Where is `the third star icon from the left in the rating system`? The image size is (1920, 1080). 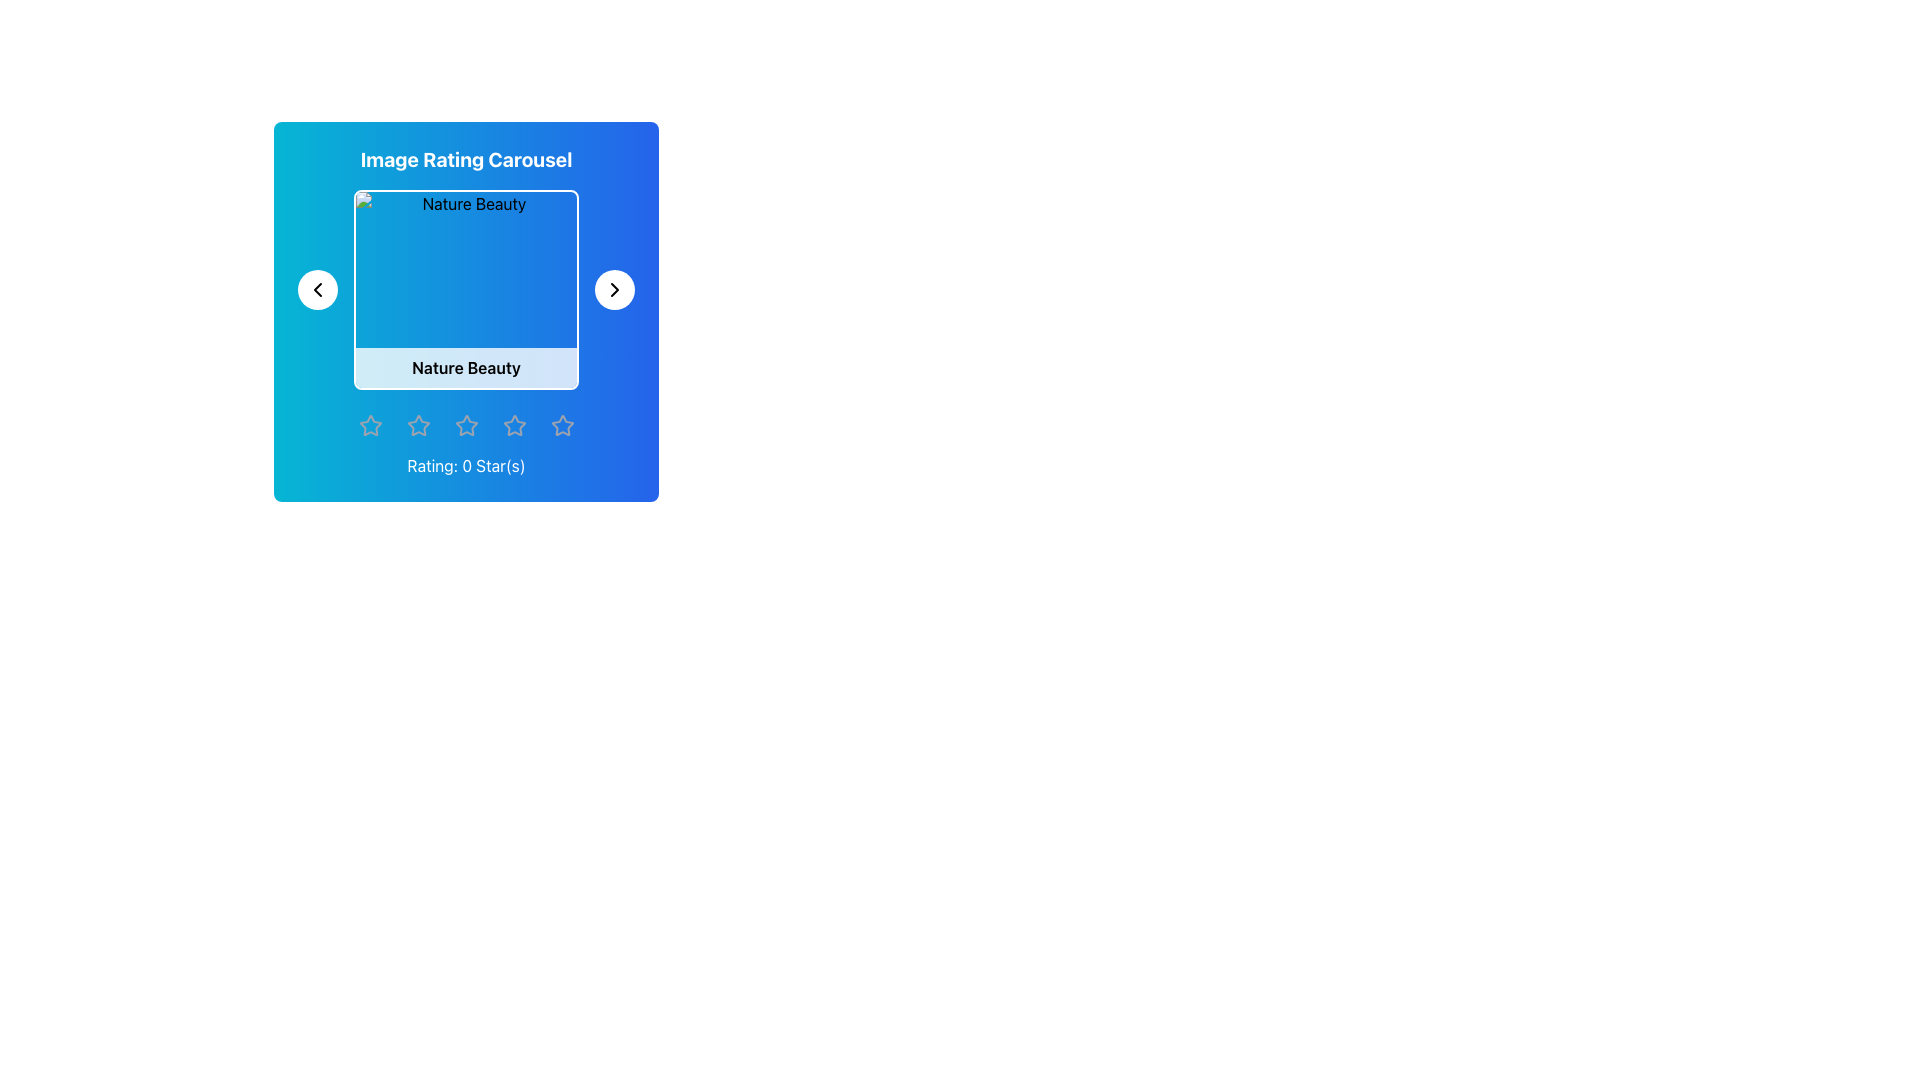 the third star icon from the left in the rating system is located at coordinates (465, 424).